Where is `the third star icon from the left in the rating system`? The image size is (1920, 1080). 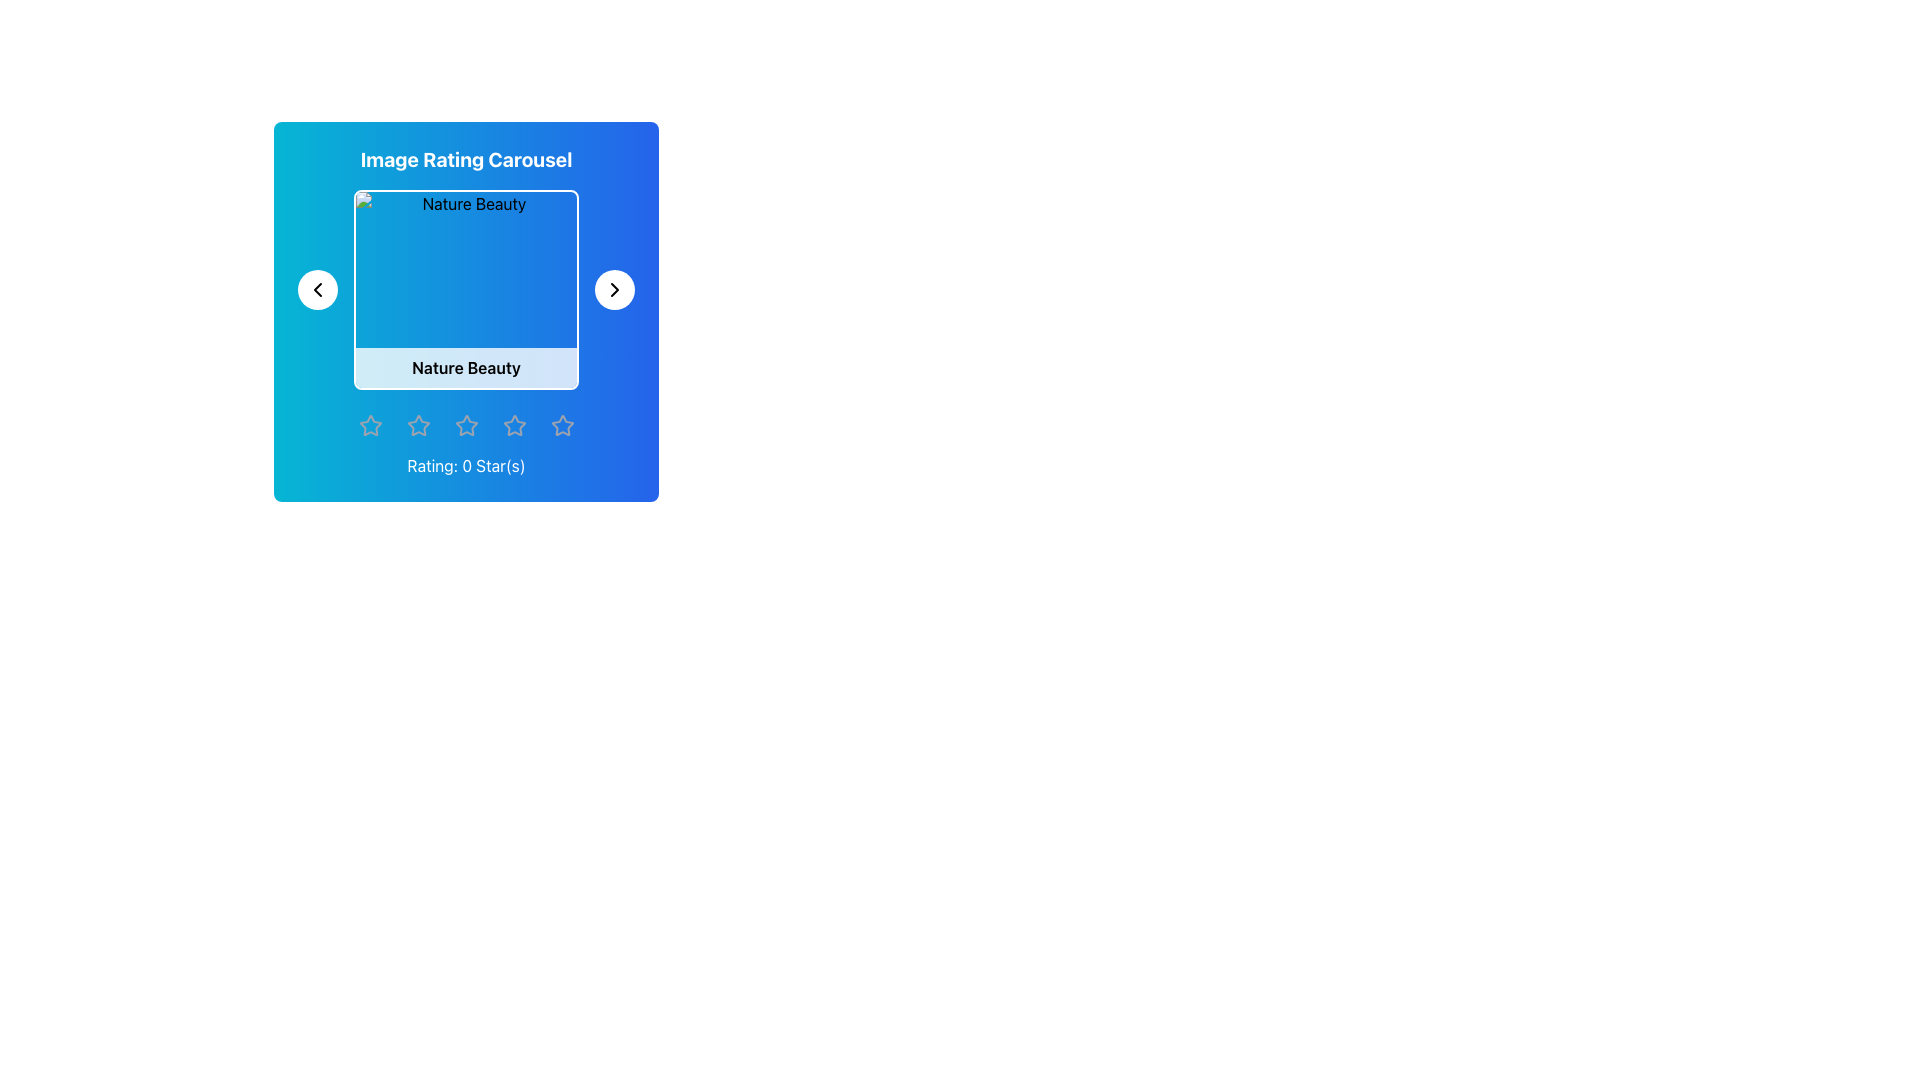 the third star icon from the left in the rating system is located at coordinates (465, 424).